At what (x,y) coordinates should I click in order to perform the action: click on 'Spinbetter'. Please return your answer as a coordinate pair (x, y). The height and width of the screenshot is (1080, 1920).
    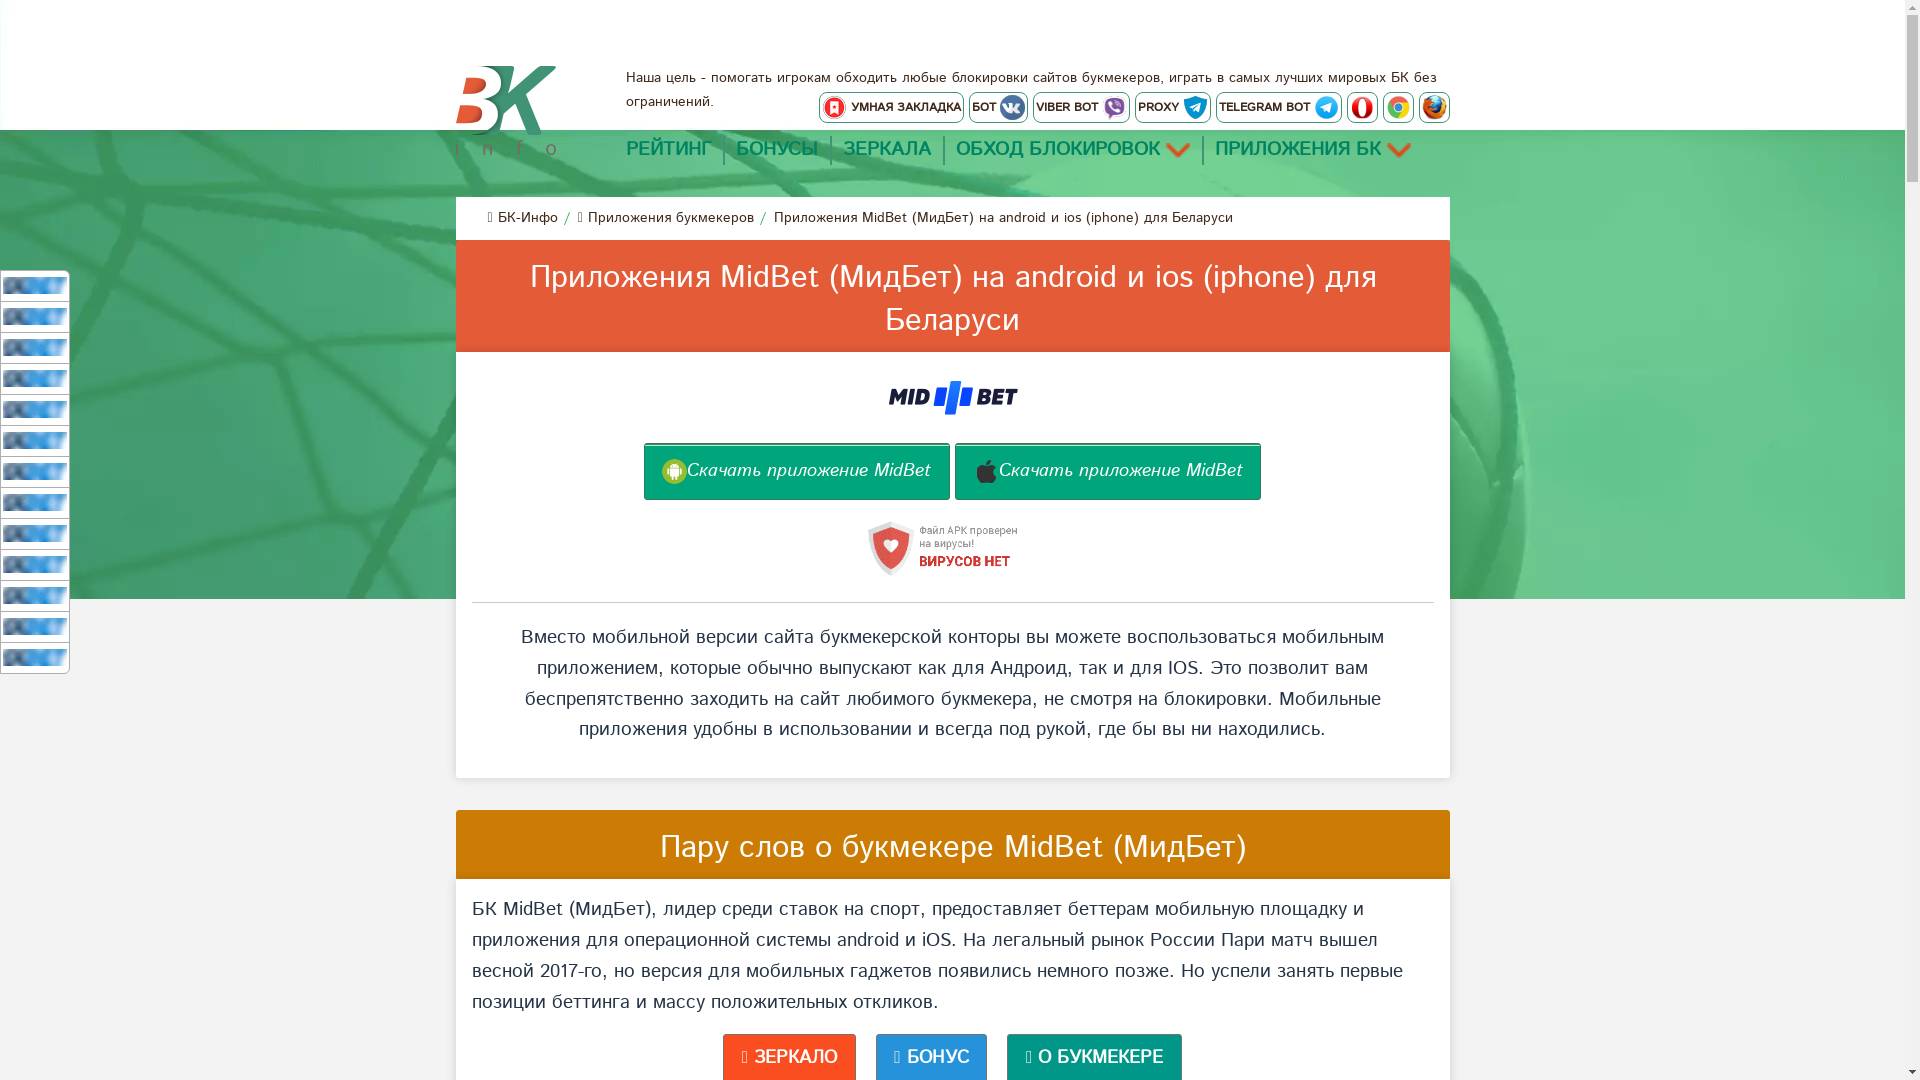
    Looking at the image, I should click on (34, 532).